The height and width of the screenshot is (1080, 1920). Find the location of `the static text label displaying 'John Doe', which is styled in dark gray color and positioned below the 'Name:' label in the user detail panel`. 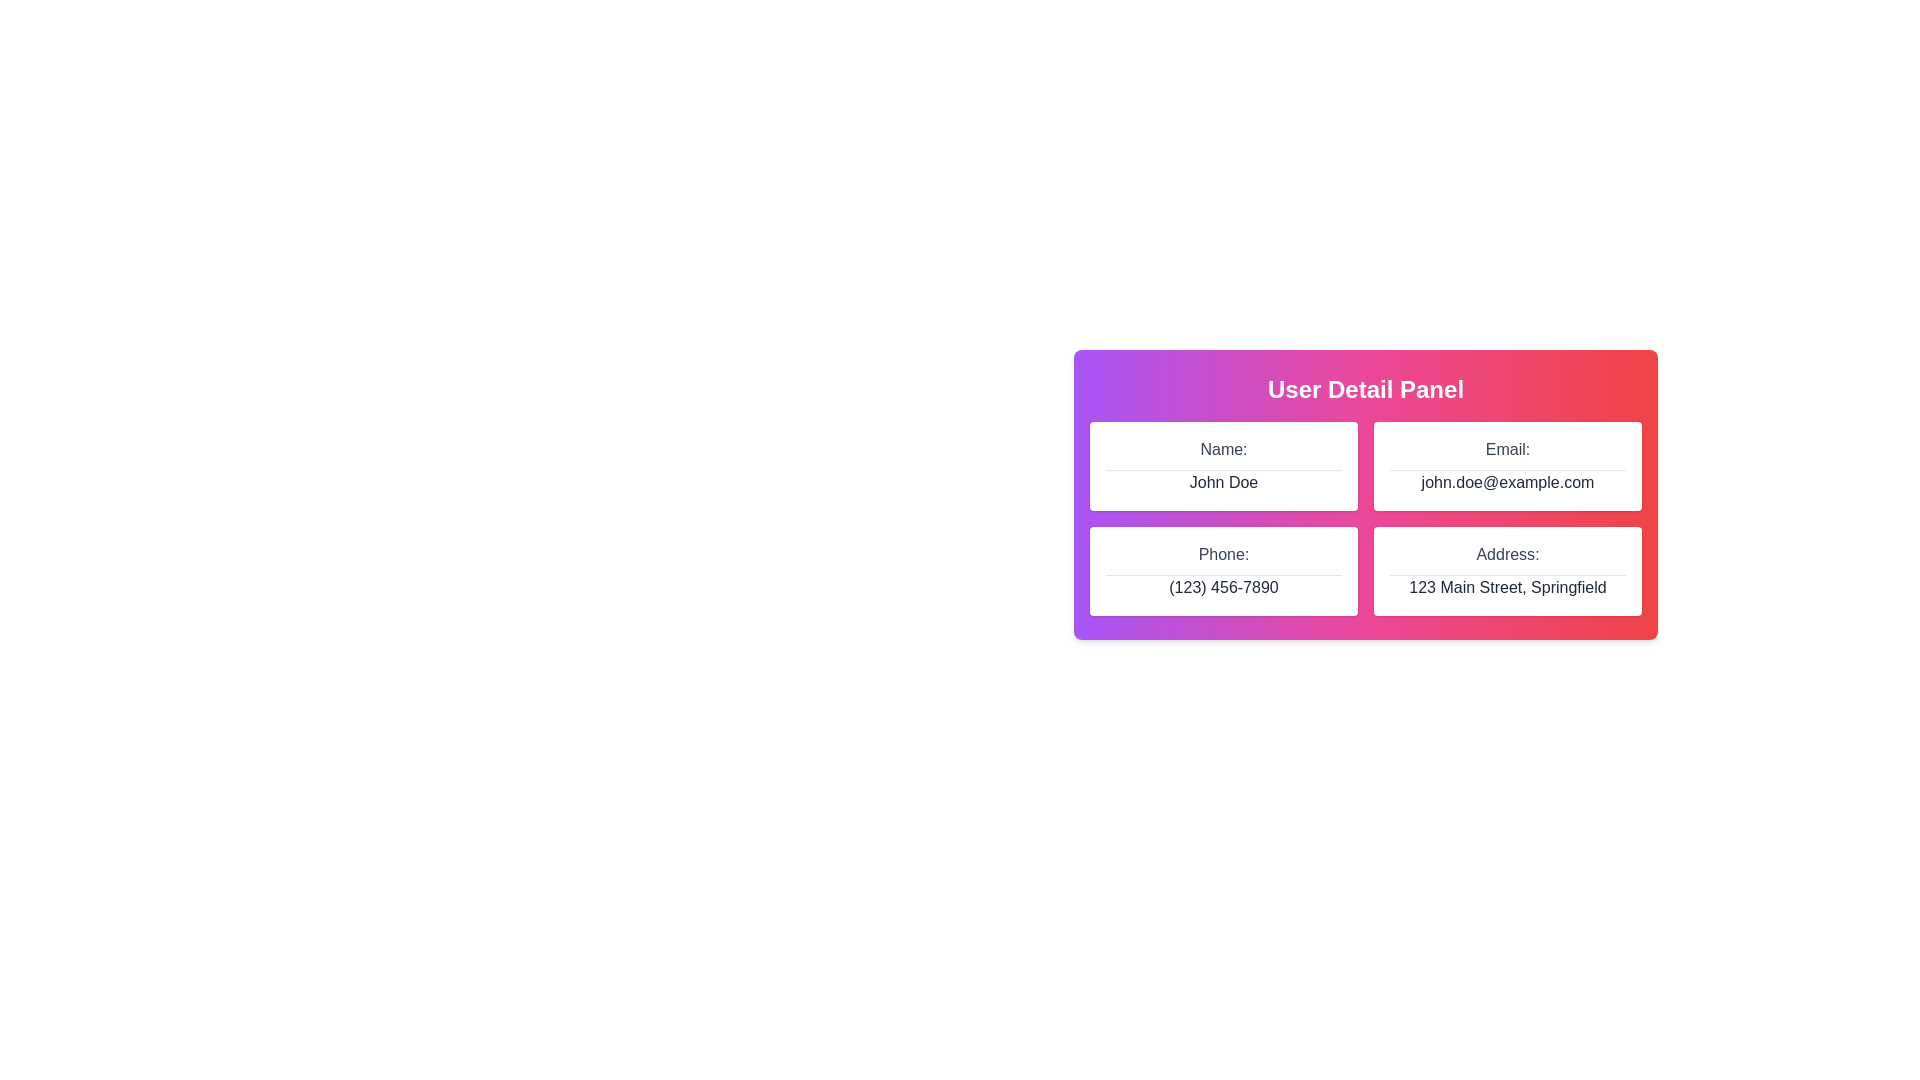

the static text label displaying 'John Doe', which is styled in dark gray color and positioned below the 'Name:' label in the user detail panel is located at coordinates (1223, 482).